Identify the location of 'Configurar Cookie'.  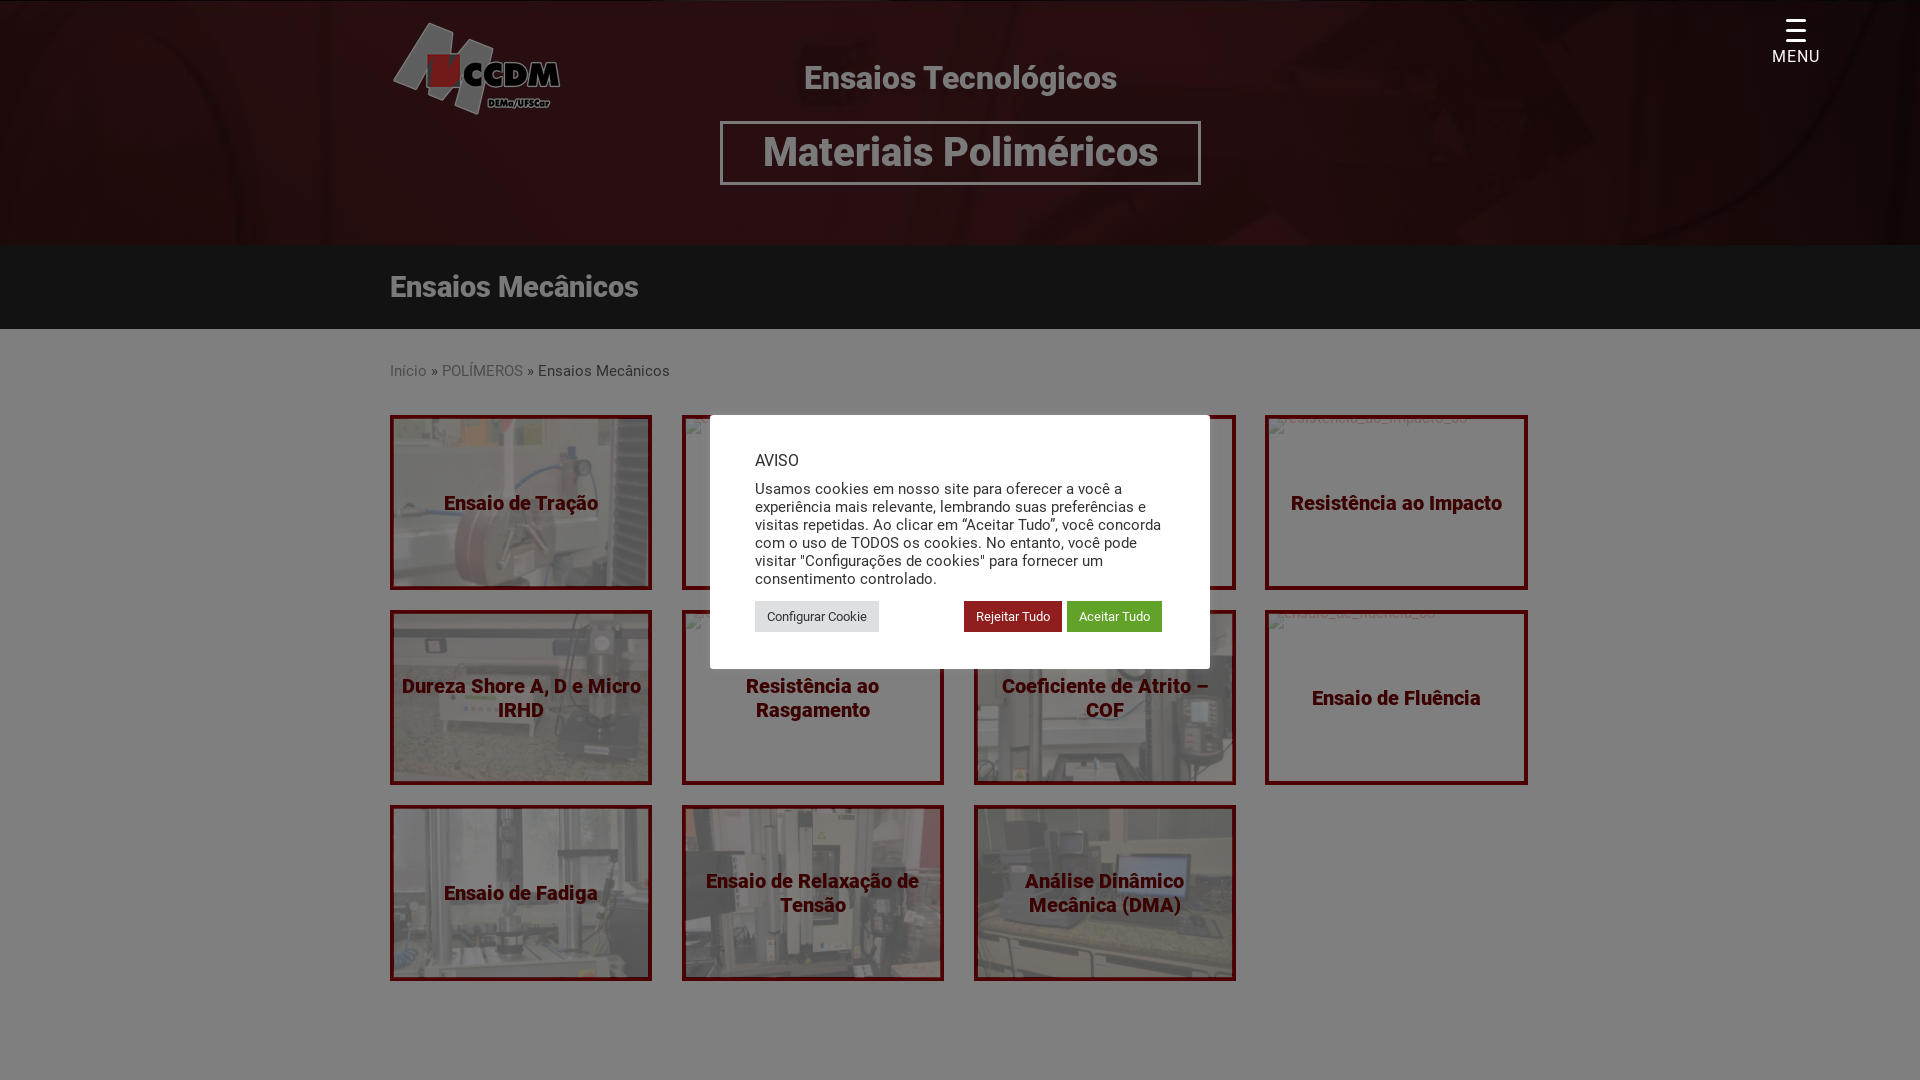
(753, 615).